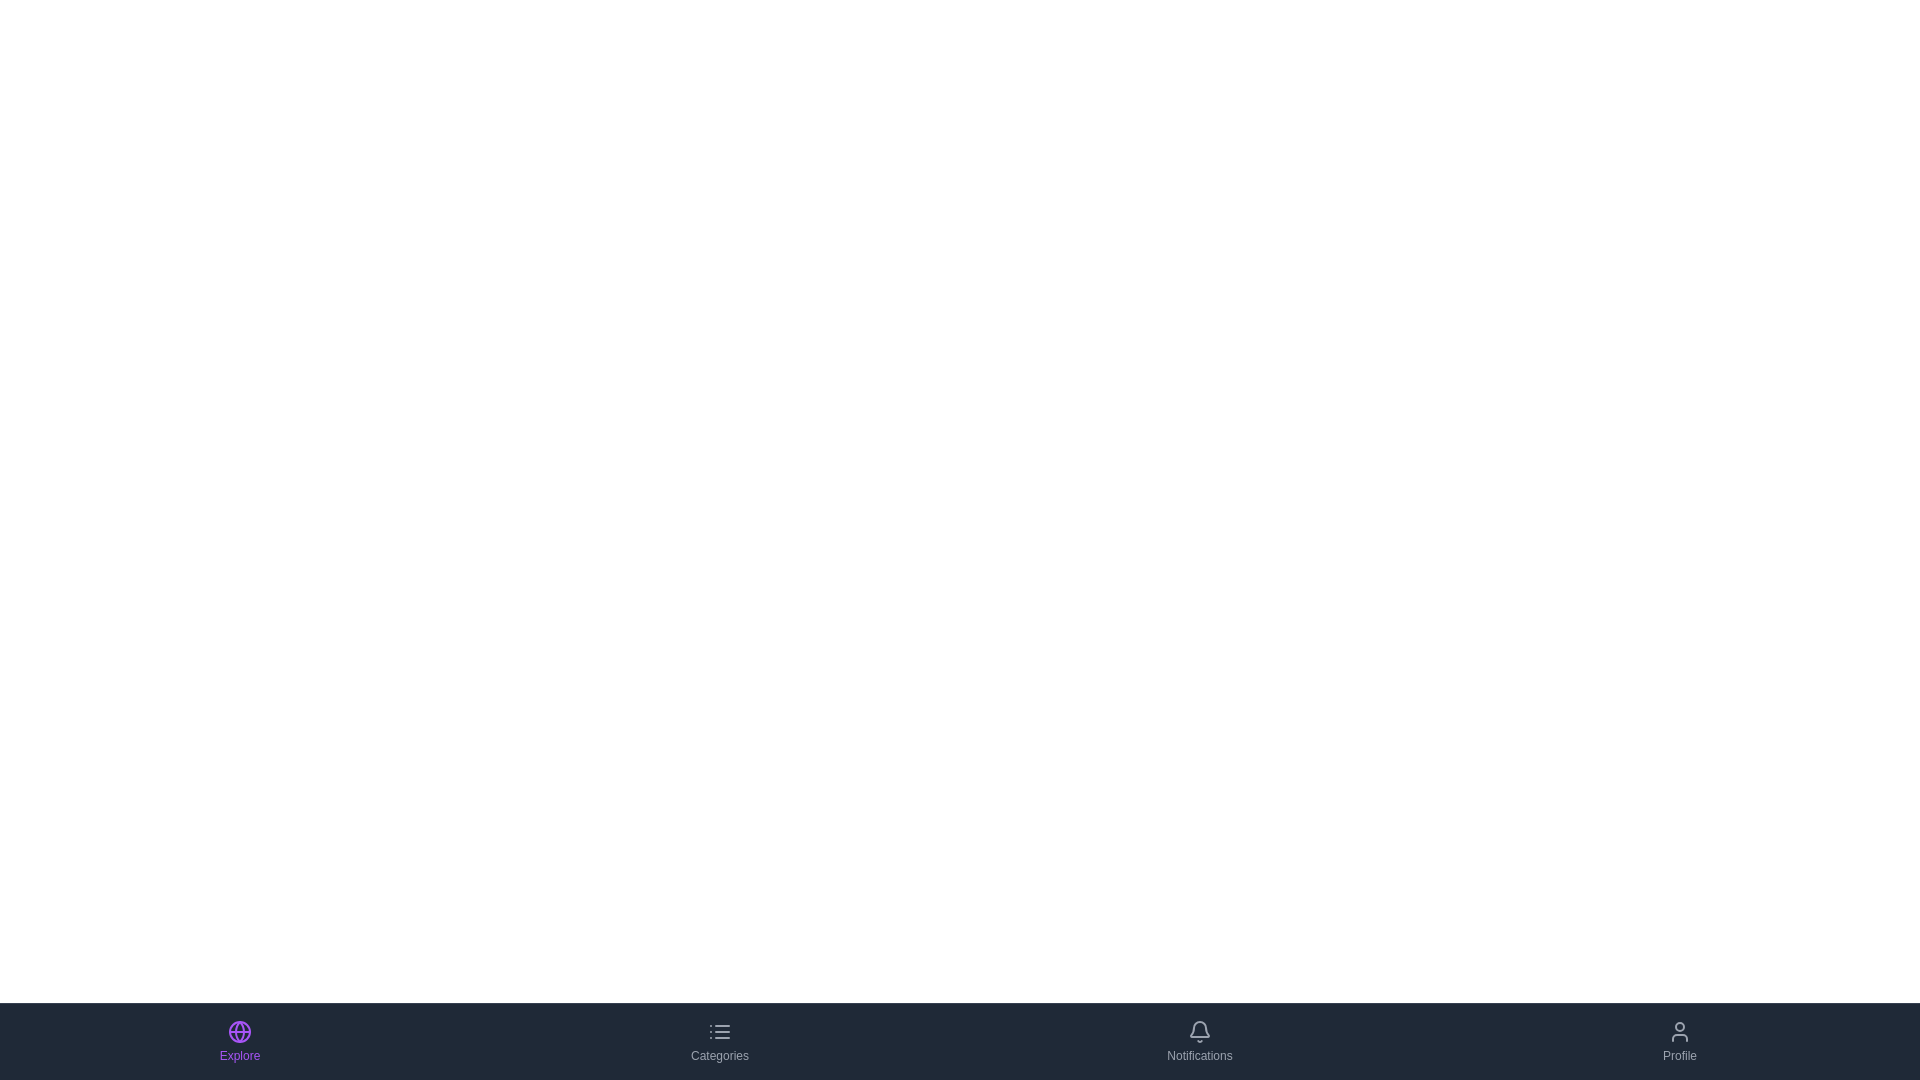  I want to click on the 'Categories' icon, which is located at the center upper part of the button labeled 'Categories' in the bottom navigation bar, so click(720, 1032).